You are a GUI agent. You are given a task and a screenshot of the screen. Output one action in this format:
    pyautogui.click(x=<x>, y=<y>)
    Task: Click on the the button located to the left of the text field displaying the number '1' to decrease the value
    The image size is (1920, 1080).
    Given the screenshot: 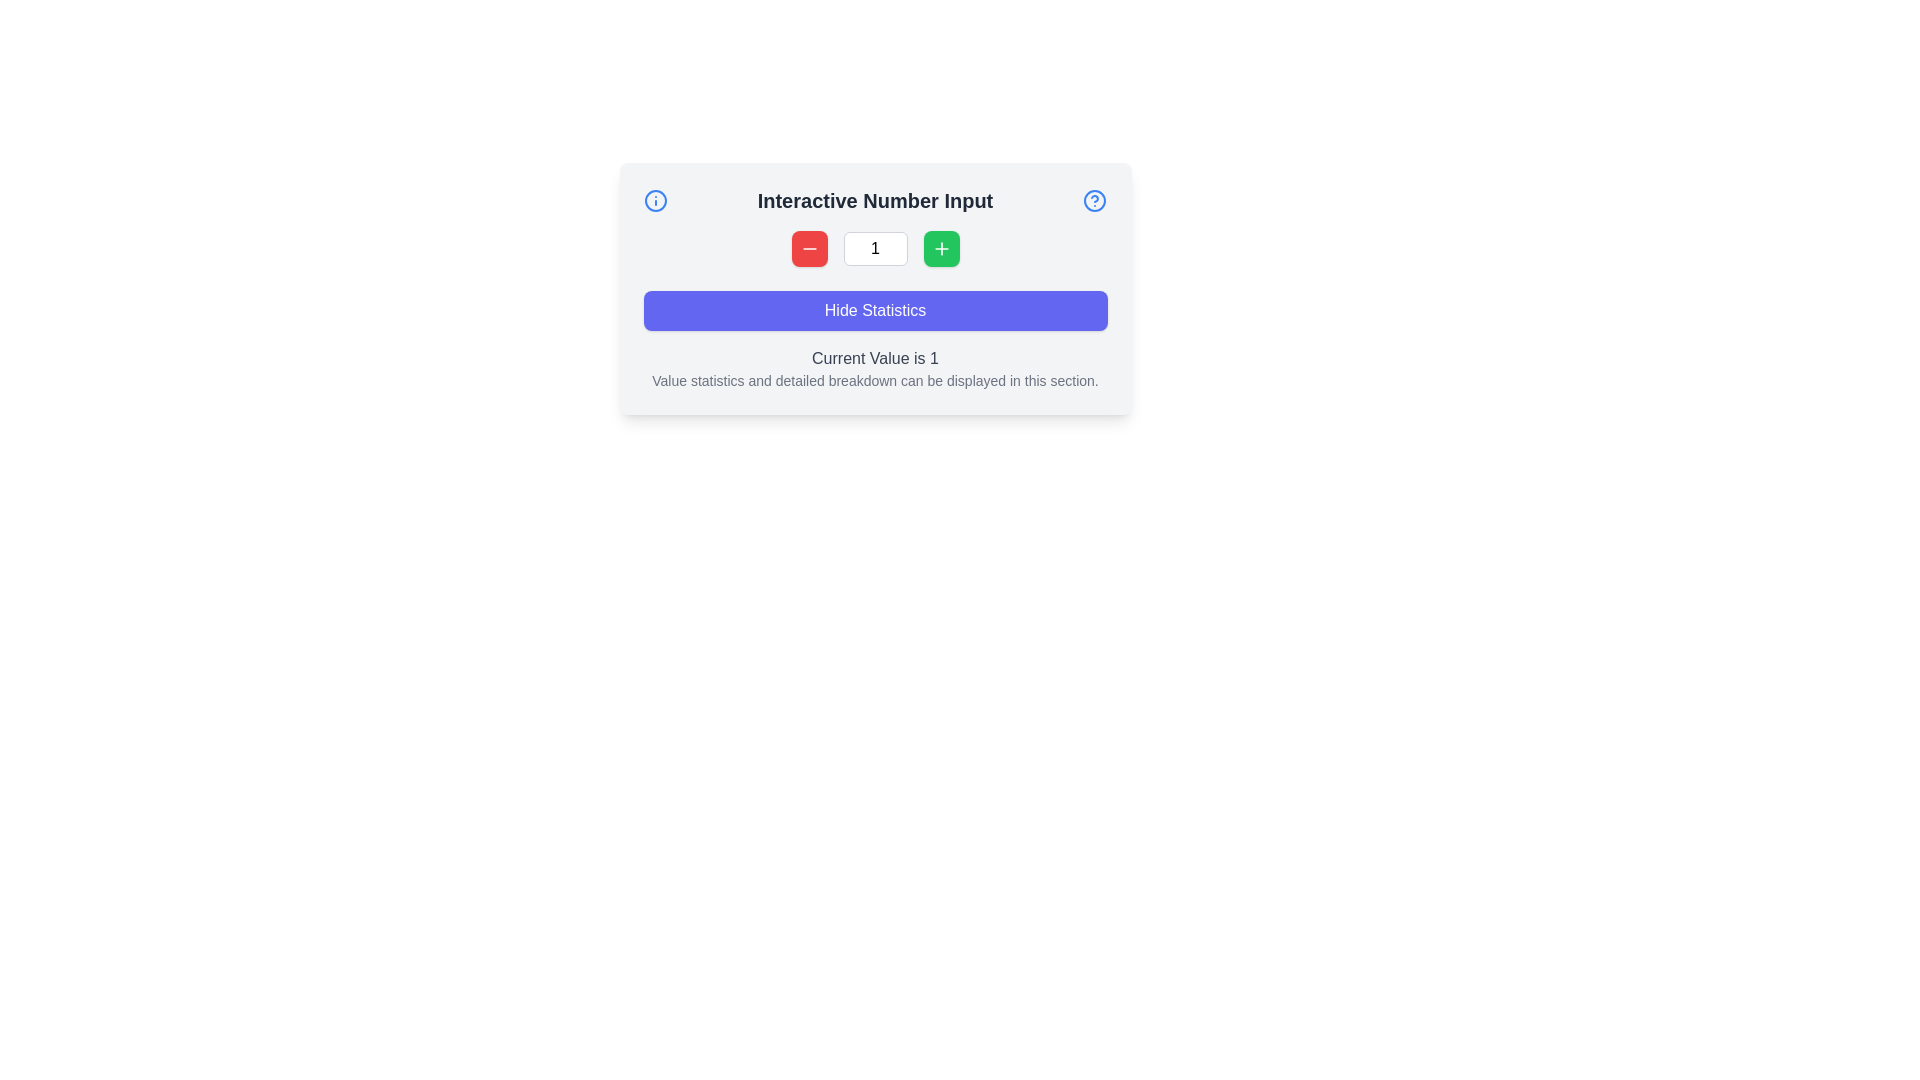 What is the action you would take?
    pyautogui.click(x=809, y=248)
    